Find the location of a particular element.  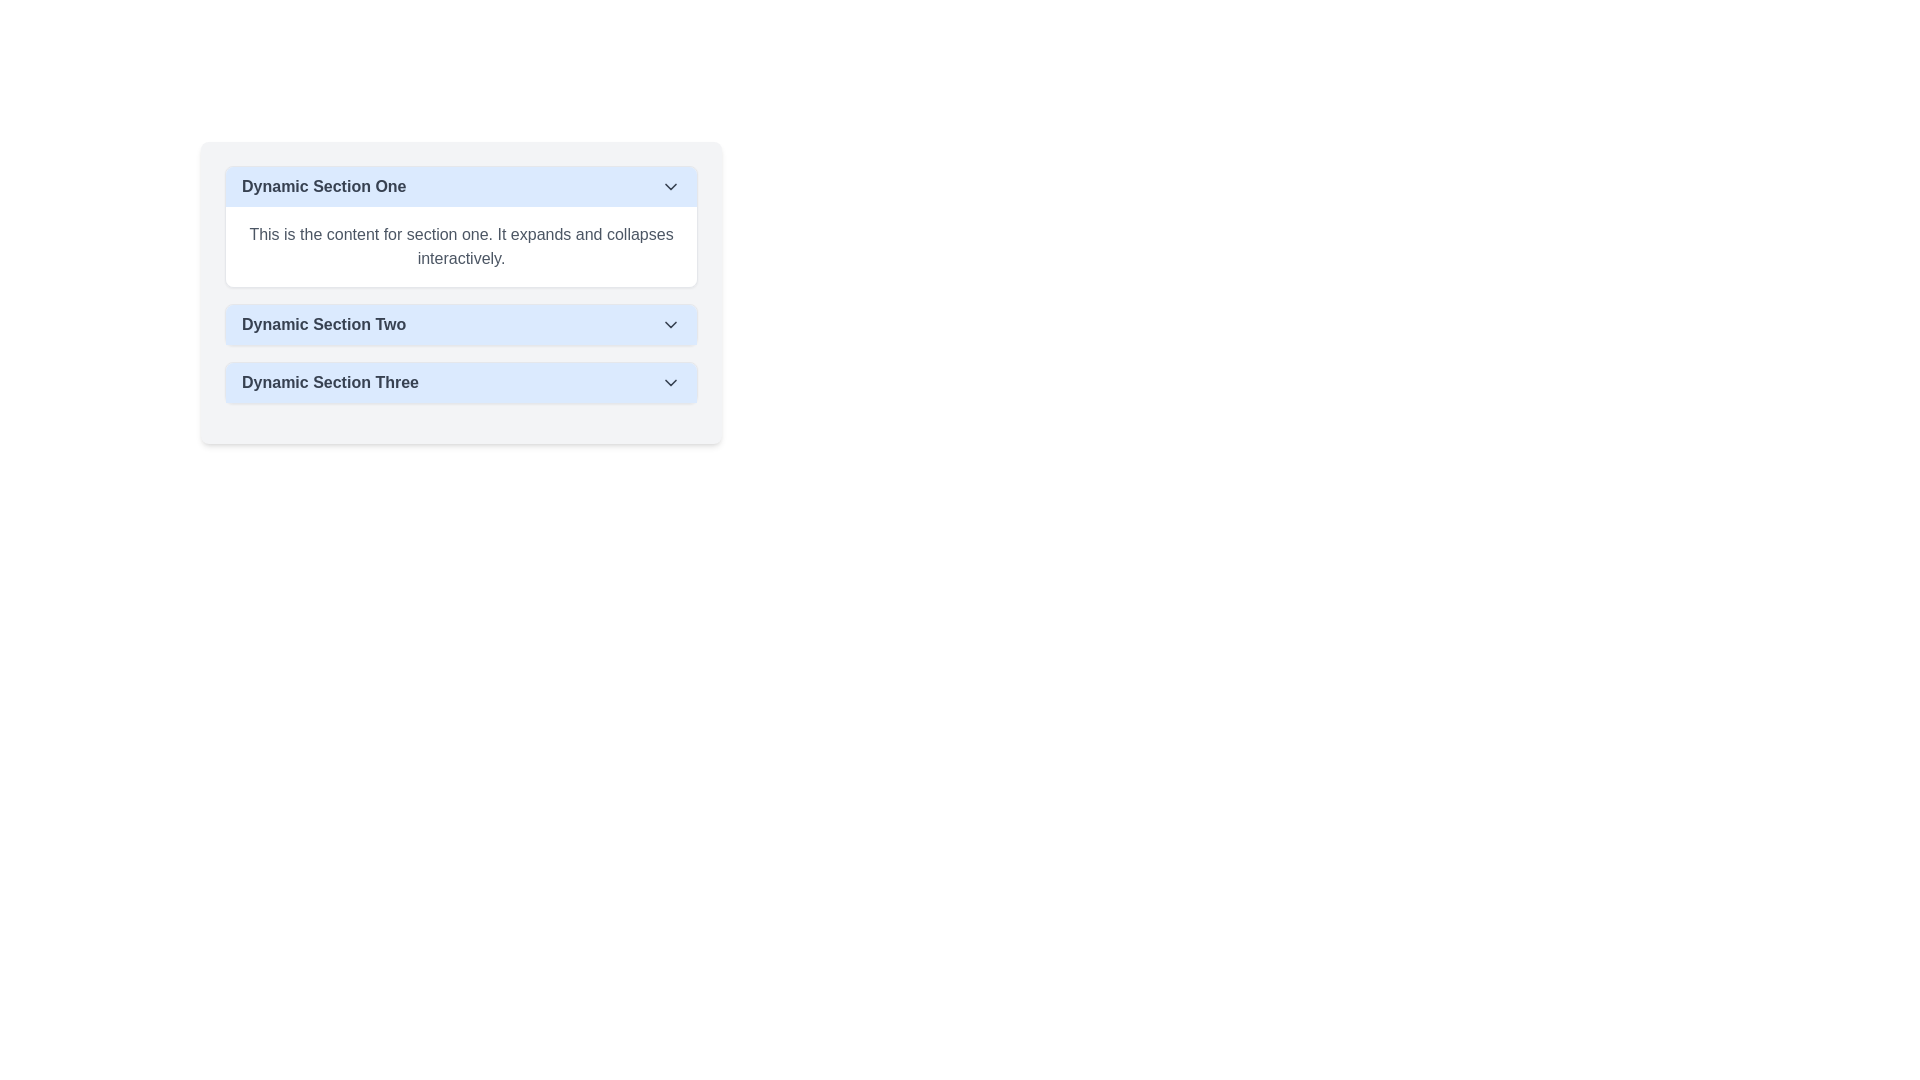

the Chevron Down icon located to the far right of the 'Dynamic Section Three' header is located at coordinates (671, 382).